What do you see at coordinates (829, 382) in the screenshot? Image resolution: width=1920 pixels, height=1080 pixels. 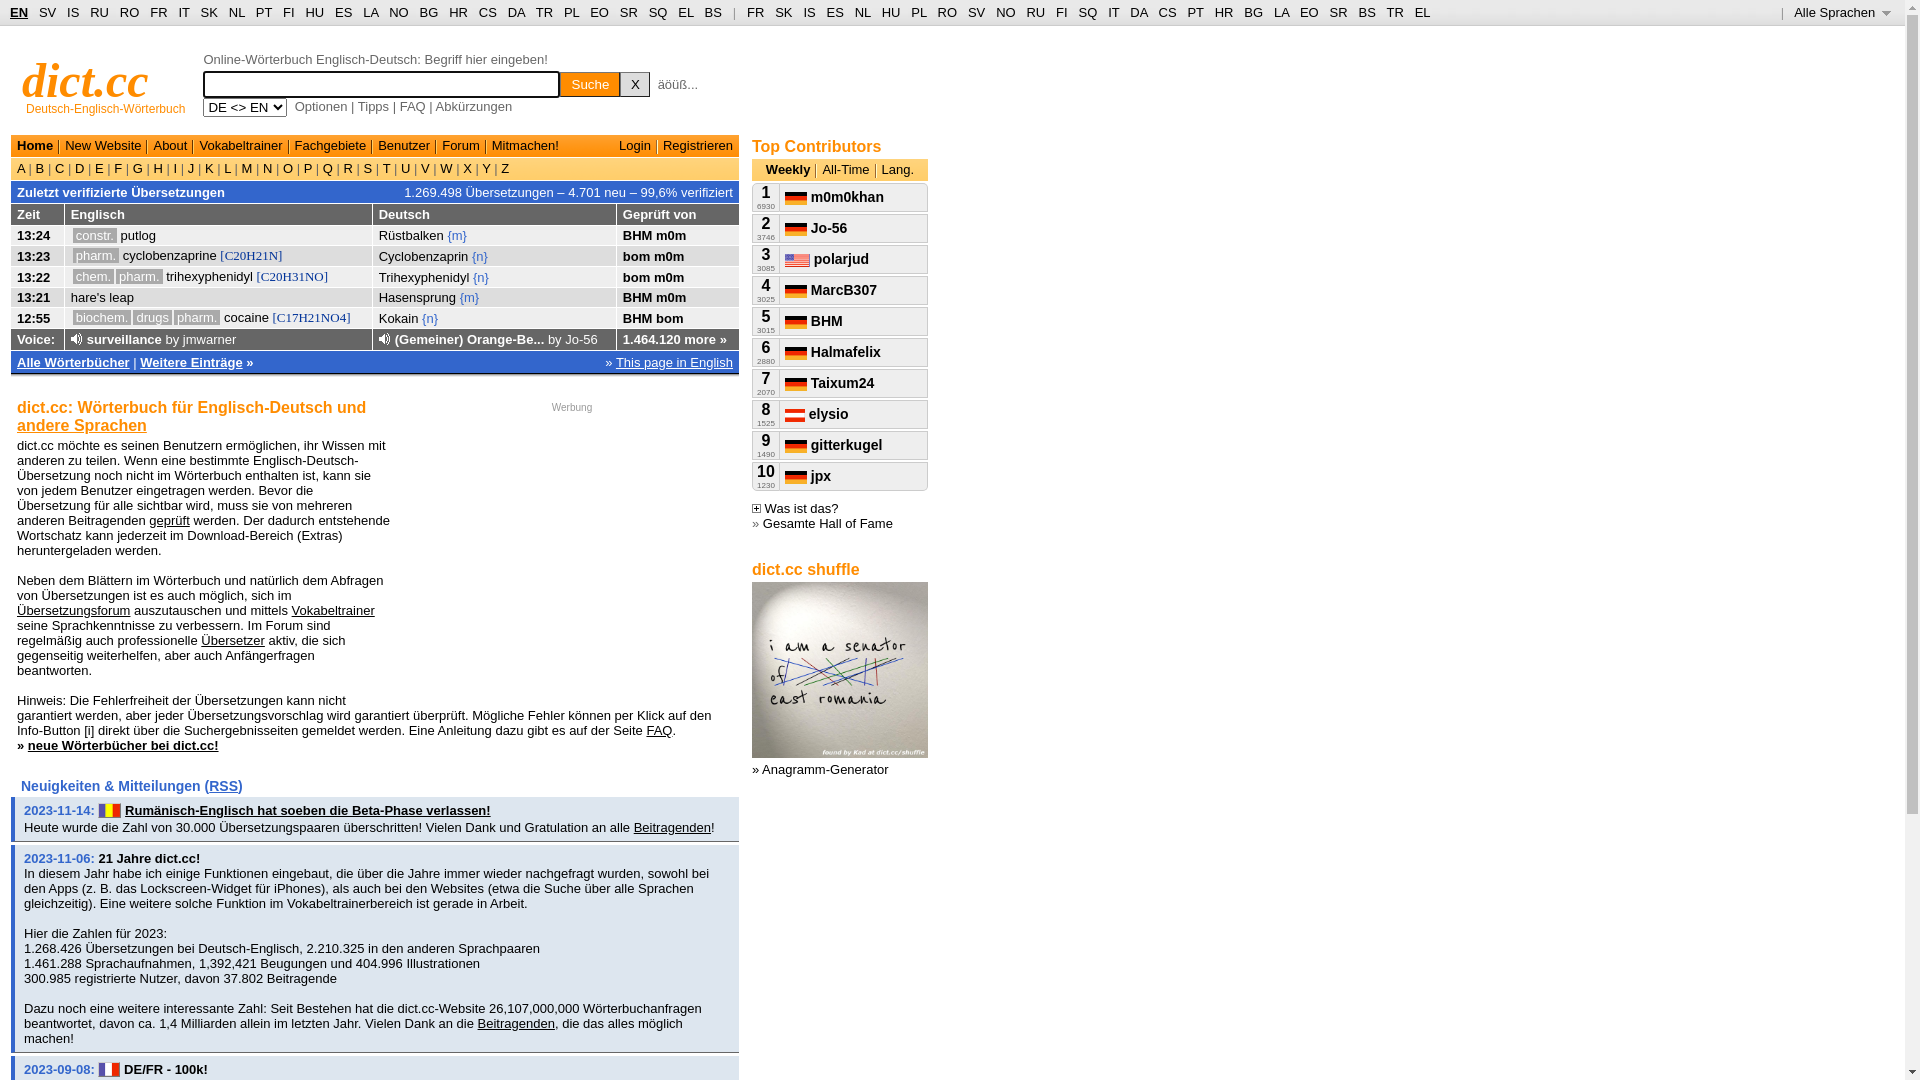 I see `'Taixum24'` at bounding box center [829, 382].